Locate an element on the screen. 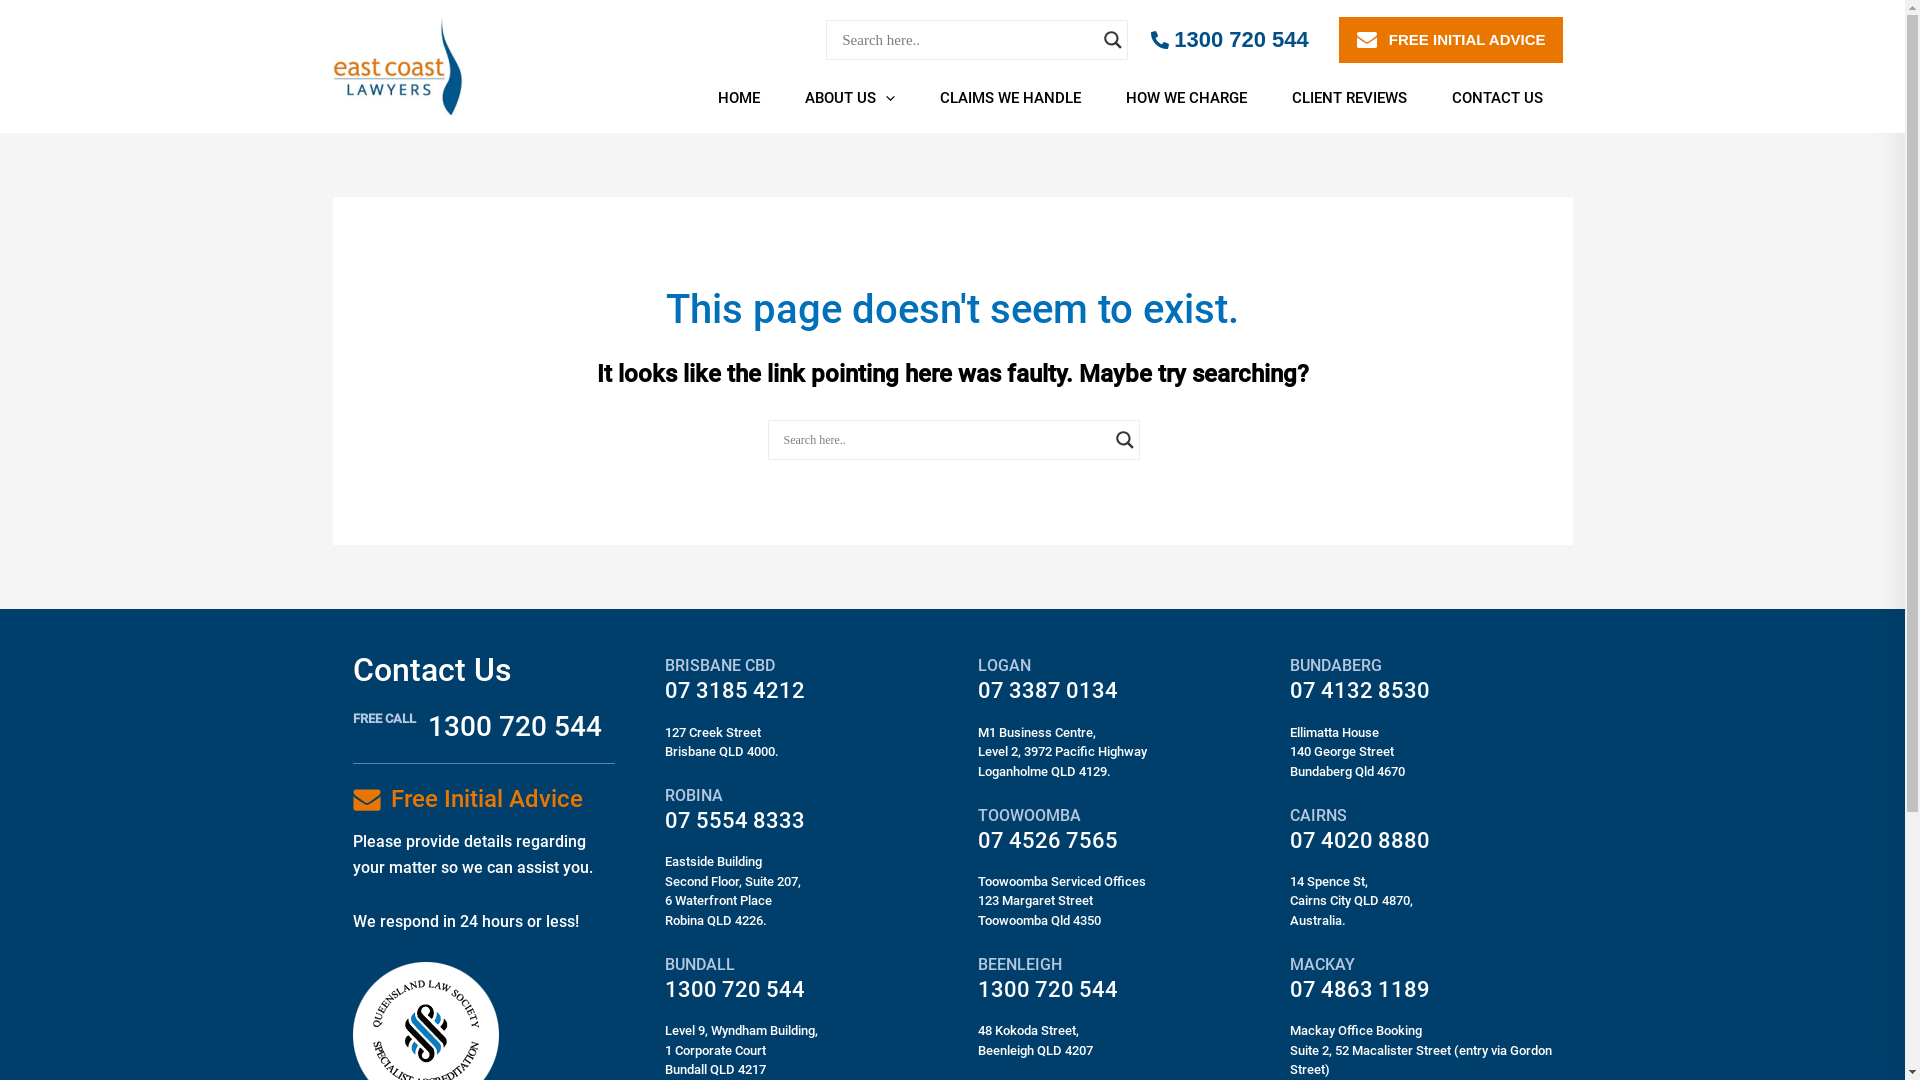 This screenshot has width=1920, height=1080. 'HOME' is located at coordinates (744, 97).